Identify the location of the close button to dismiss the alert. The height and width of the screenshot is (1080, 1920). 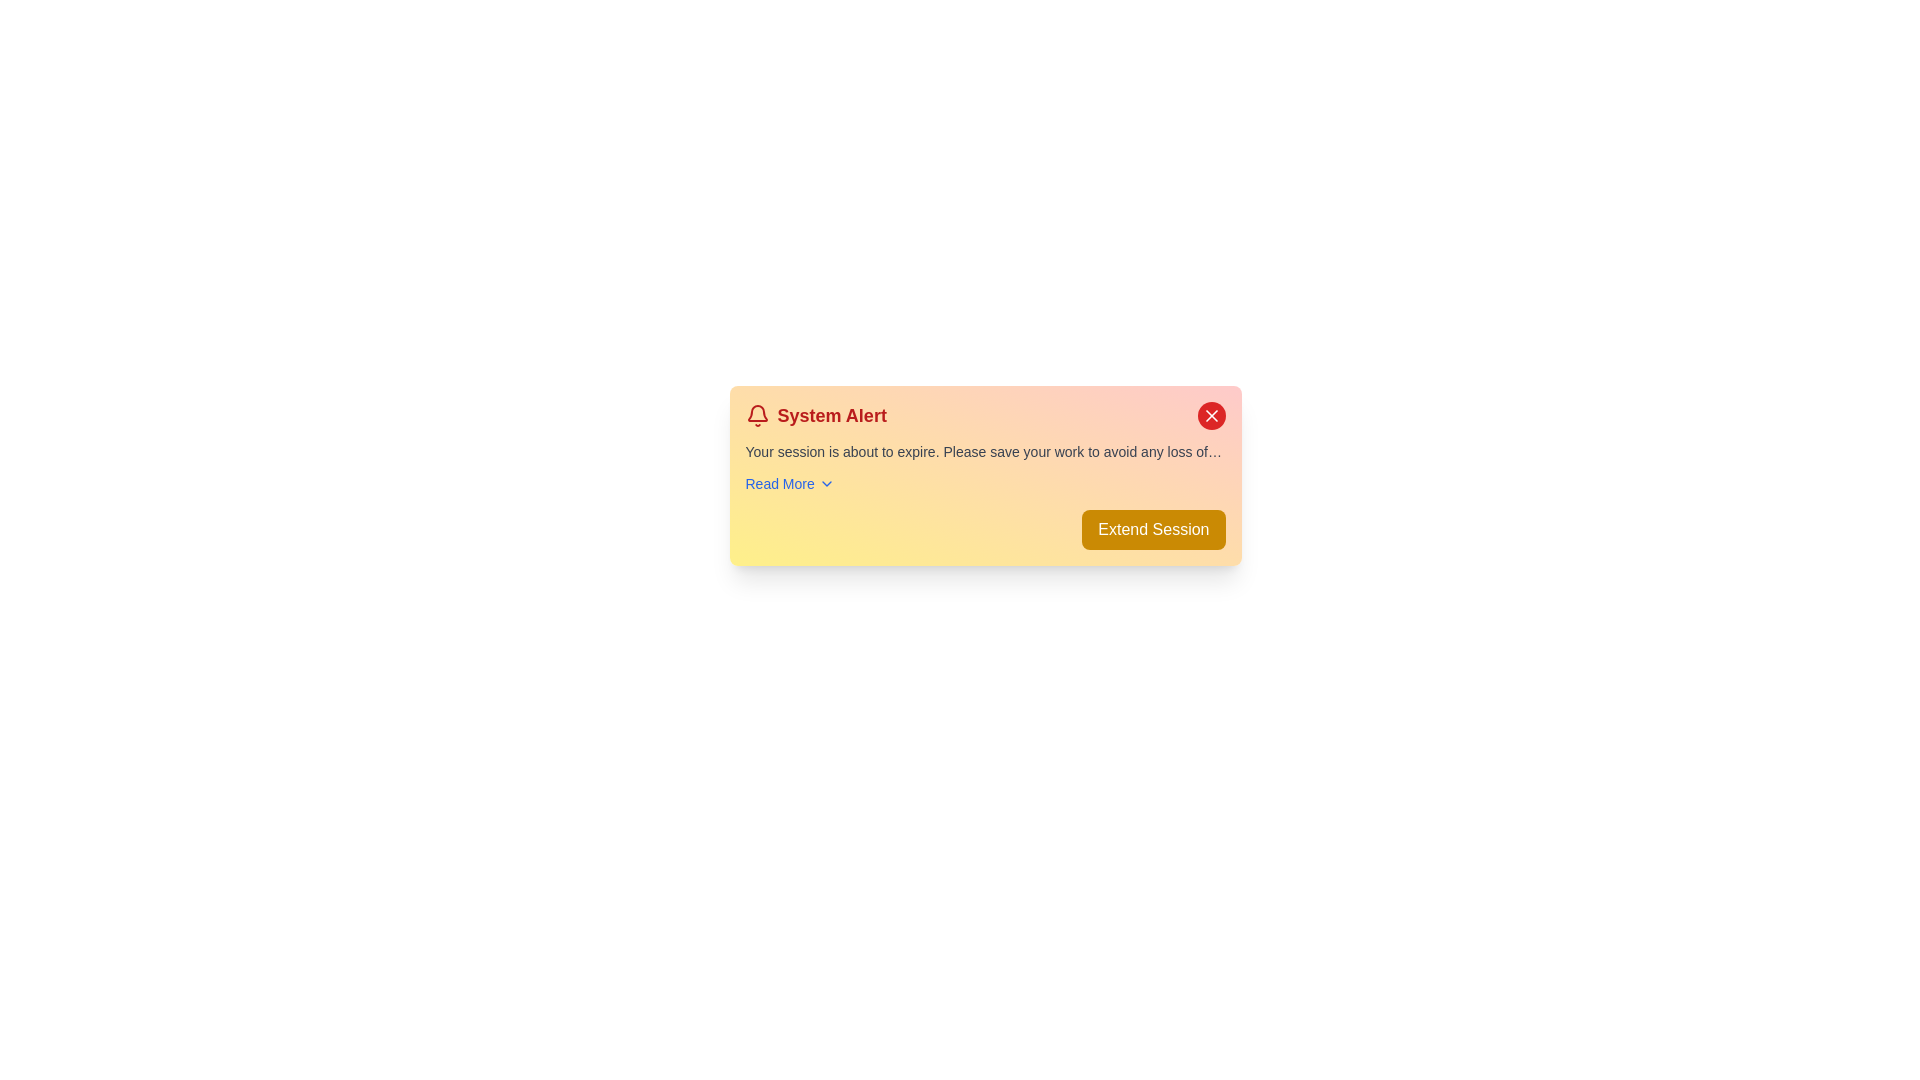
(1210, 415).